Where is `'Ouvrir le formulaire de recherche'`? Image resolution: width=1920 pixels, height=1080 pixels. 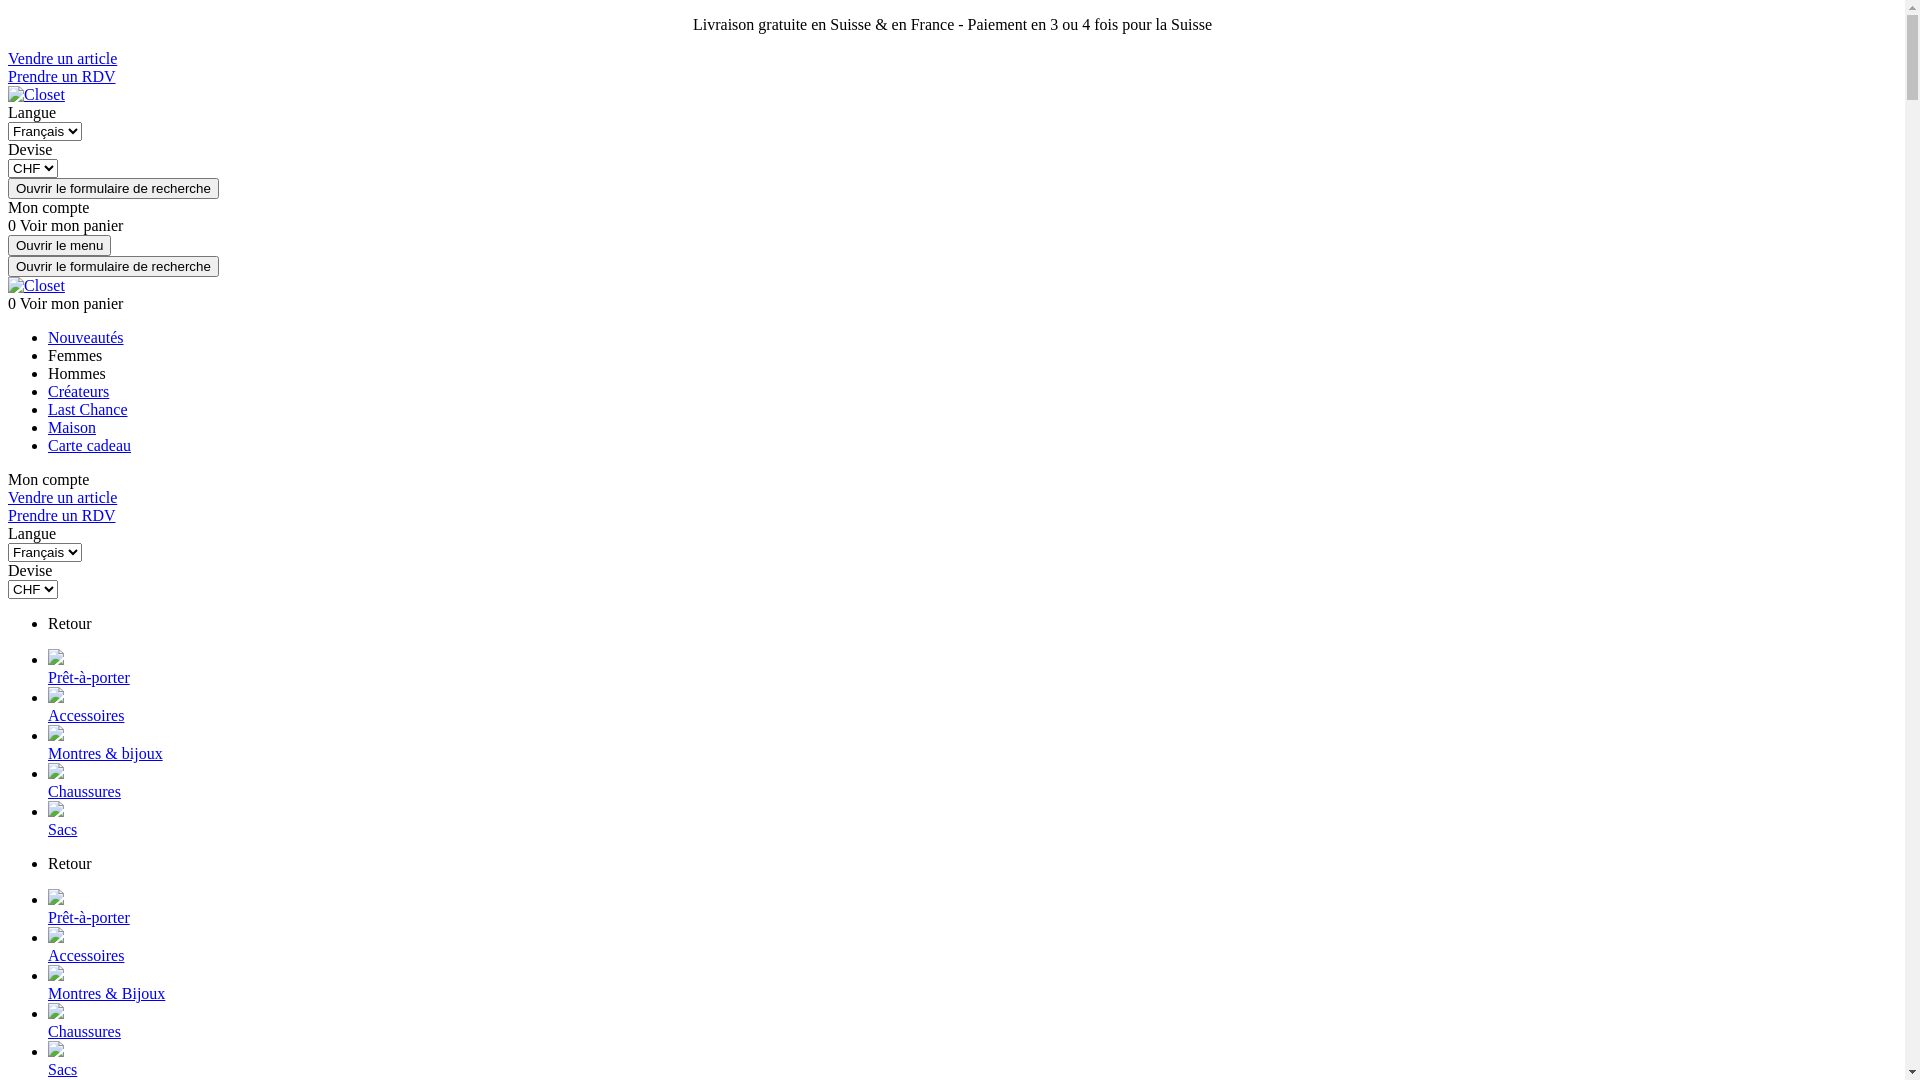
'Ouvrir le formulaire de recherche' is located at coordinates (112, 188).